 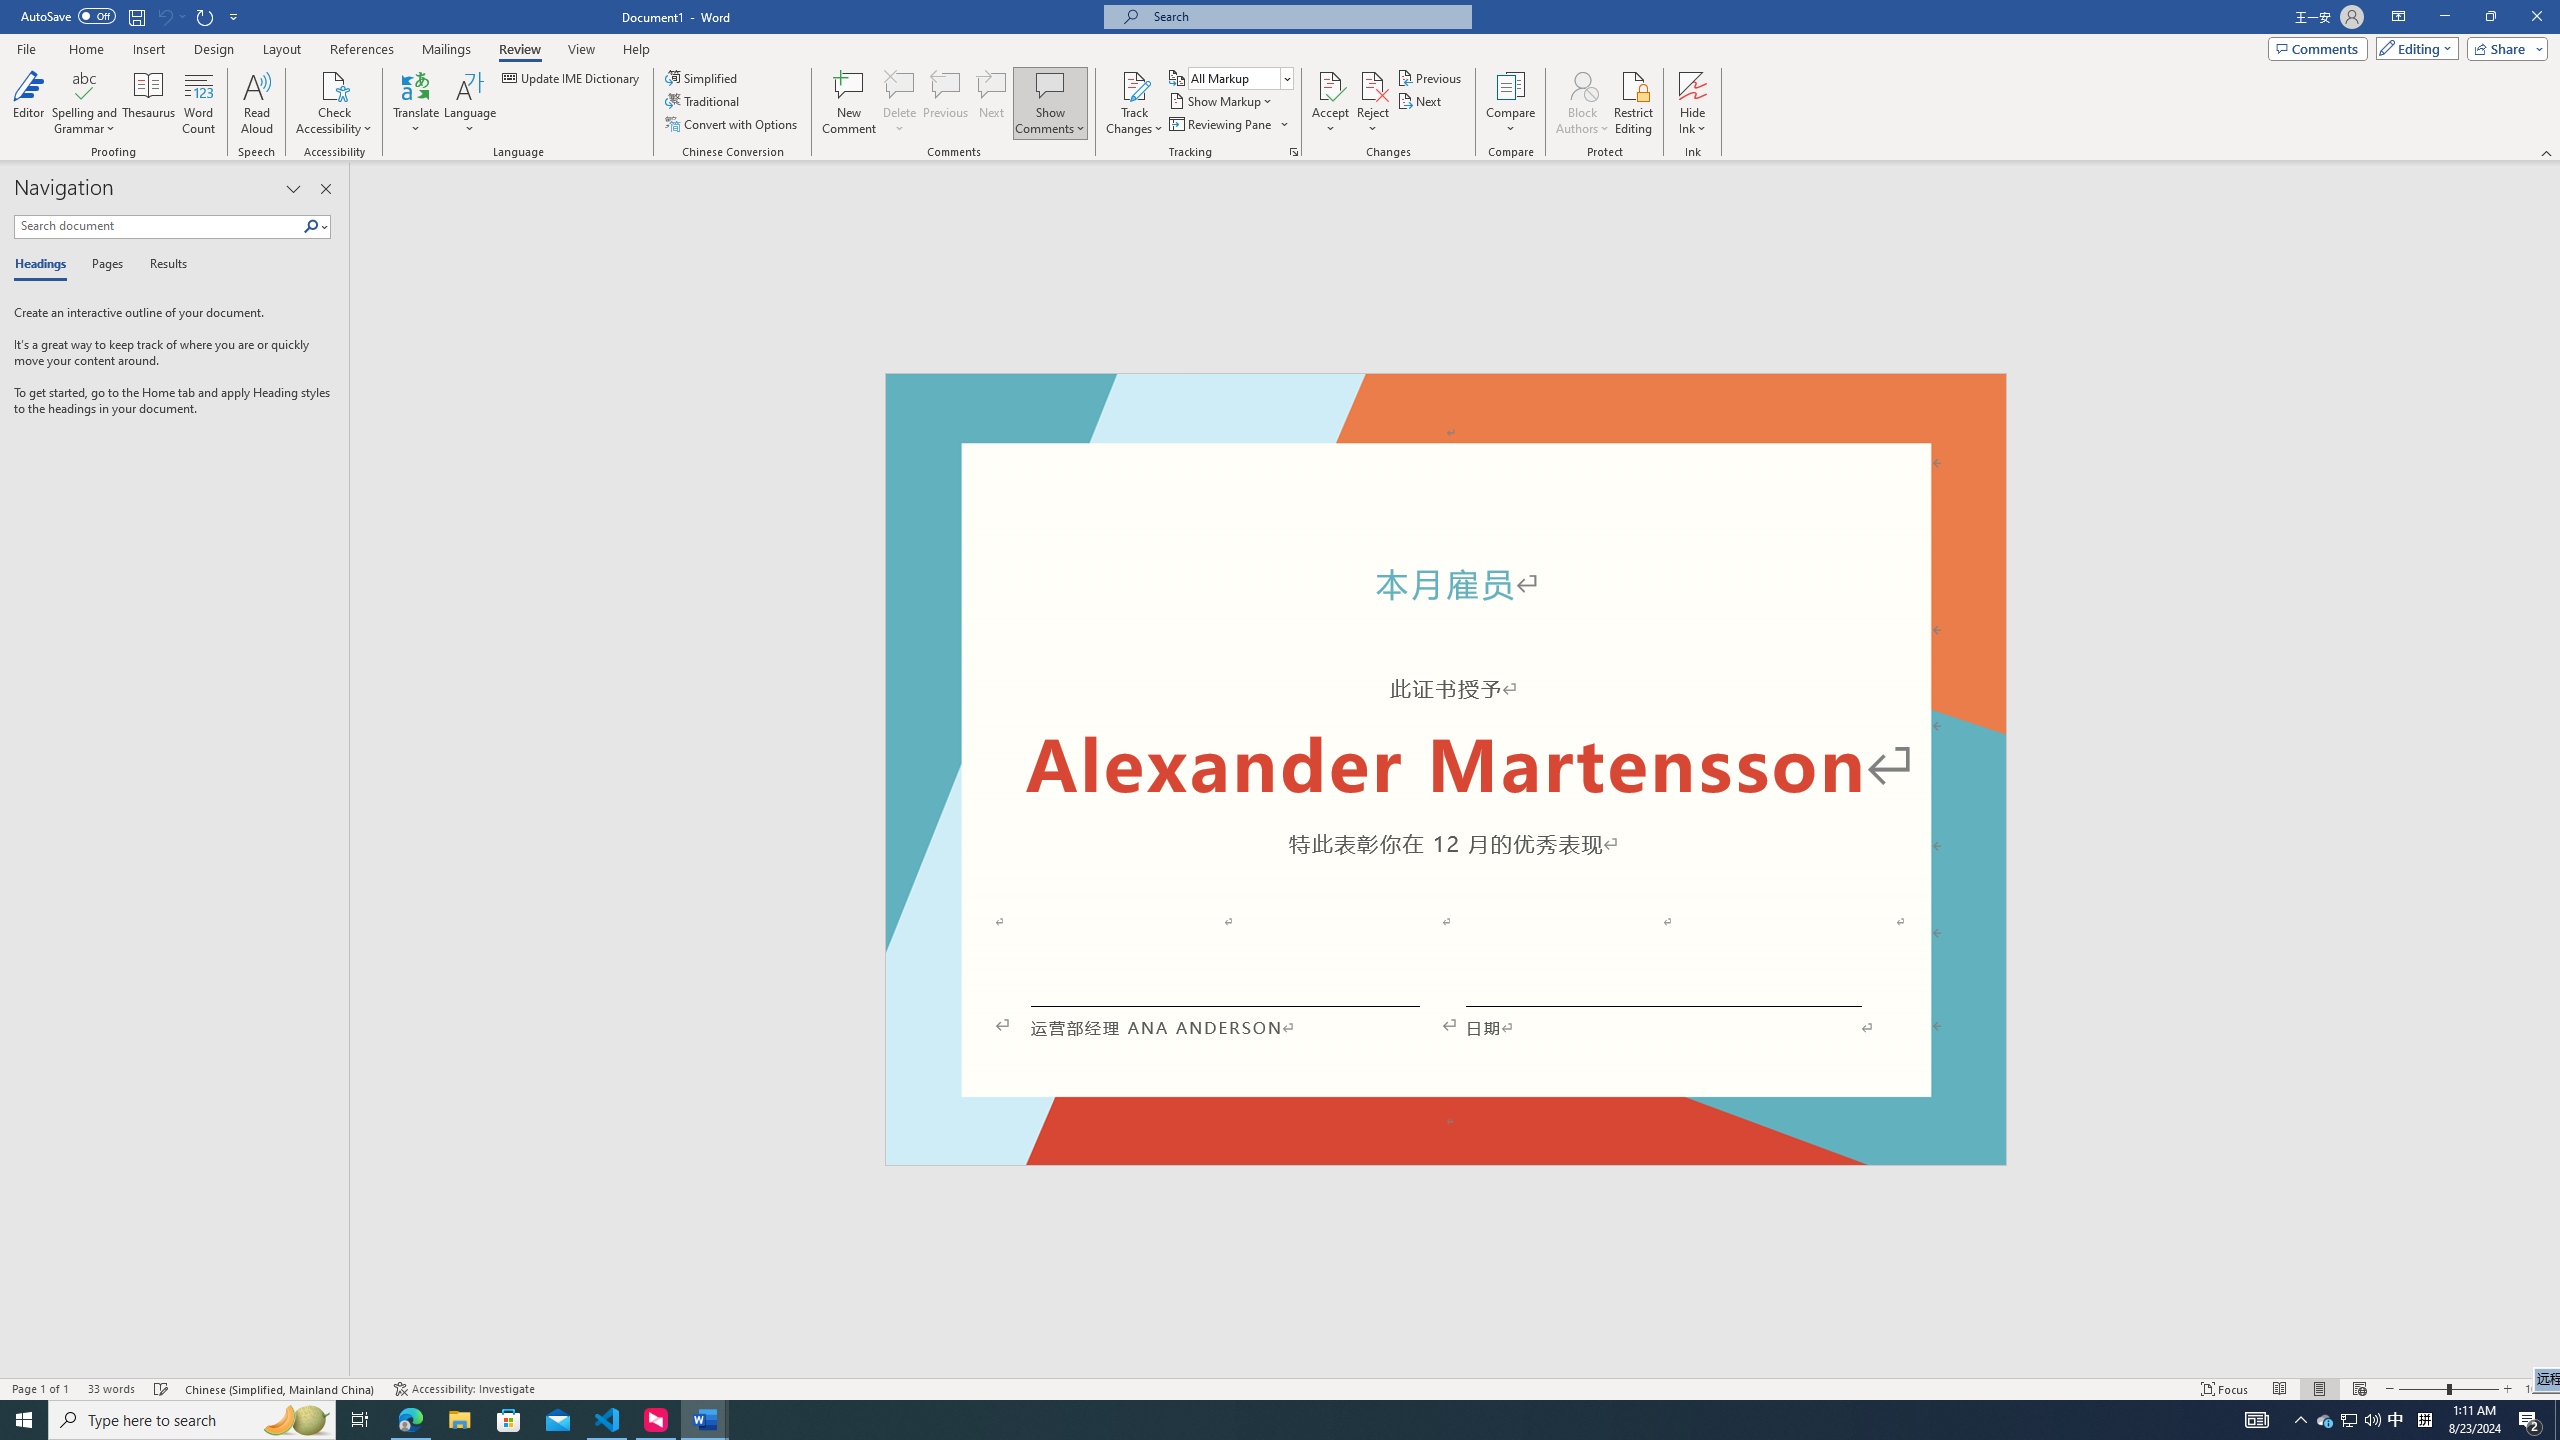 What do you see at coordinates (28, 103) in the screenshot?
I see `'Editor'` at bounding box center [28, 103].